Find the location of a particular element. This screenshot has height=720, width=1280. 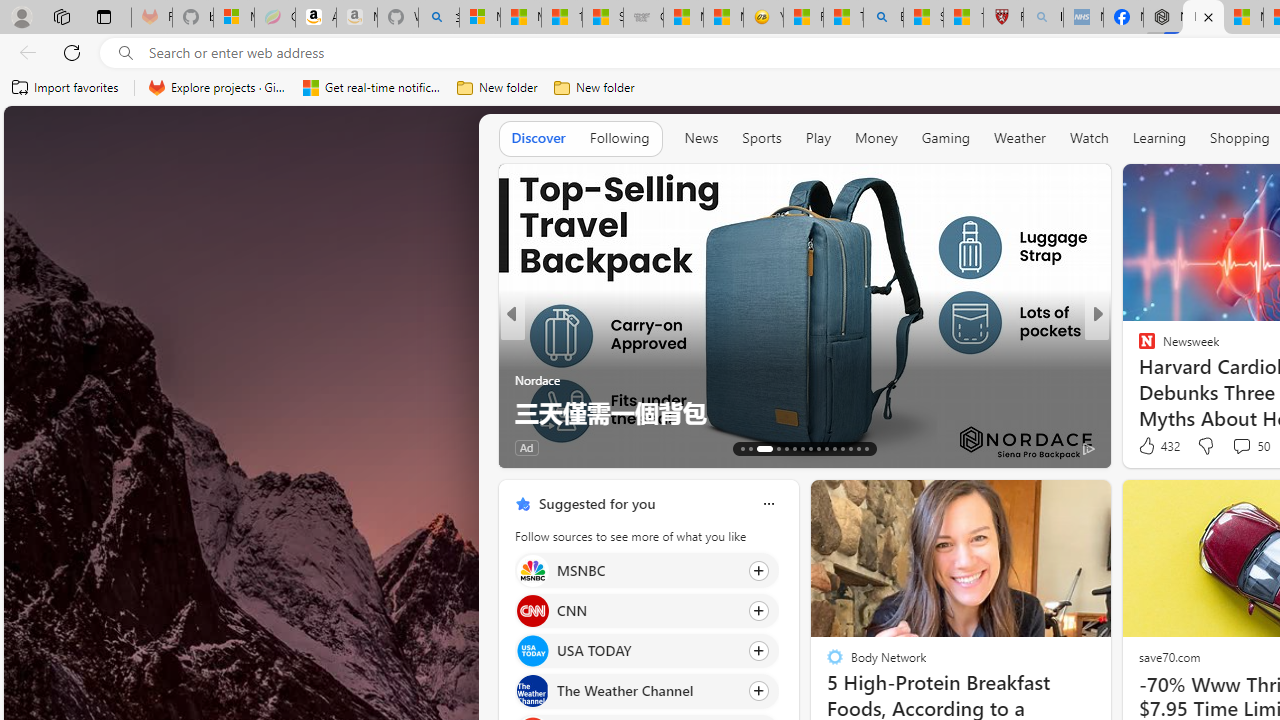

'Learning' is located at coordinates (1159, 137).